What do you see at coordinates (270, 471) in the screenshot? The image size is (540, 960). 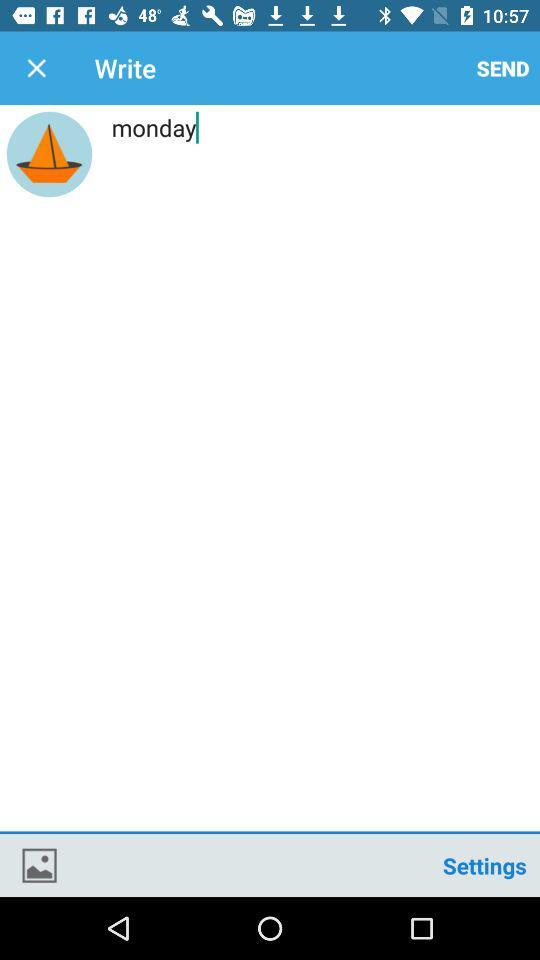 I see `the monday at the center` at bounding box center [270, 471].